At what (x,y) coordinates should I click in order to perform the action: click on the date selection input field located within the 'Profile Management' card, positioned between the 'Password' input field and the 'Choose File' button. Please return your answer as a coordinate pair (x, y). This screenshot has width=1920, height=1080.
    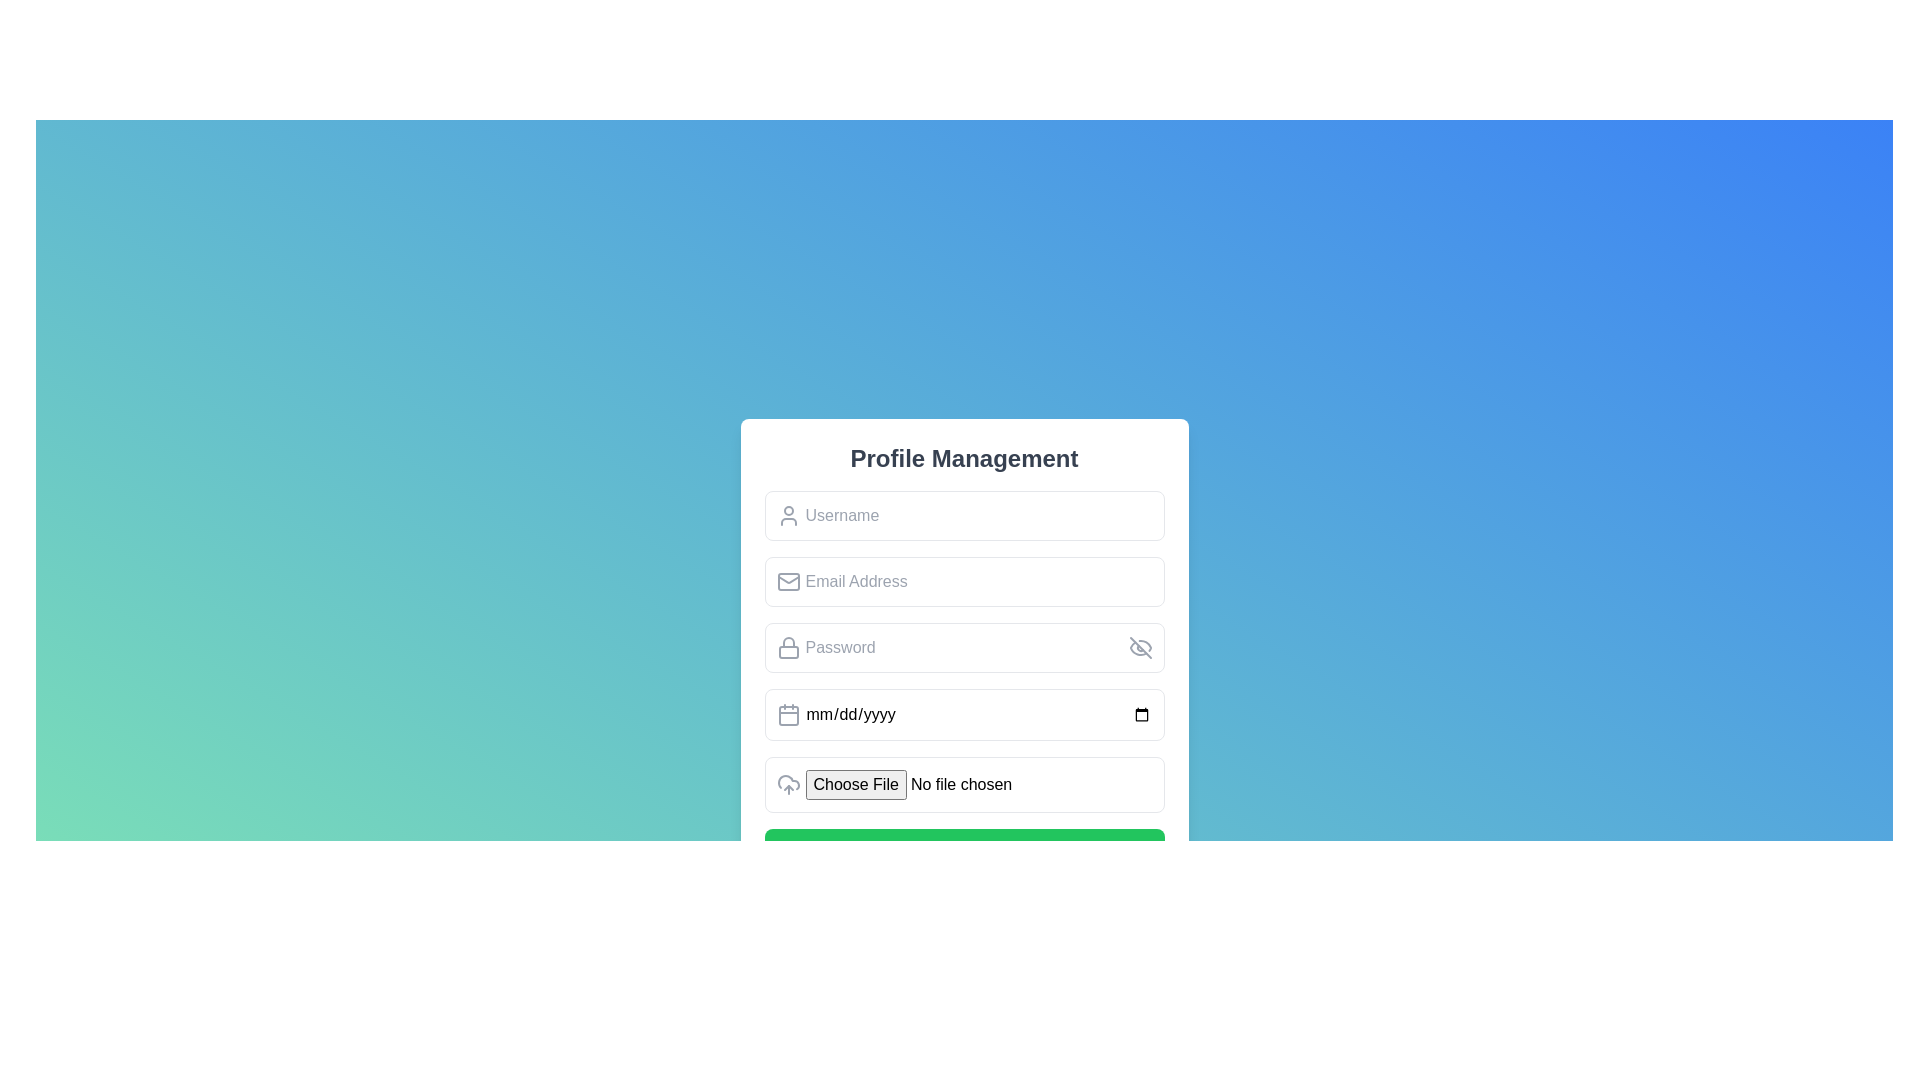
    Looking at the image, I should click on (964, 713).